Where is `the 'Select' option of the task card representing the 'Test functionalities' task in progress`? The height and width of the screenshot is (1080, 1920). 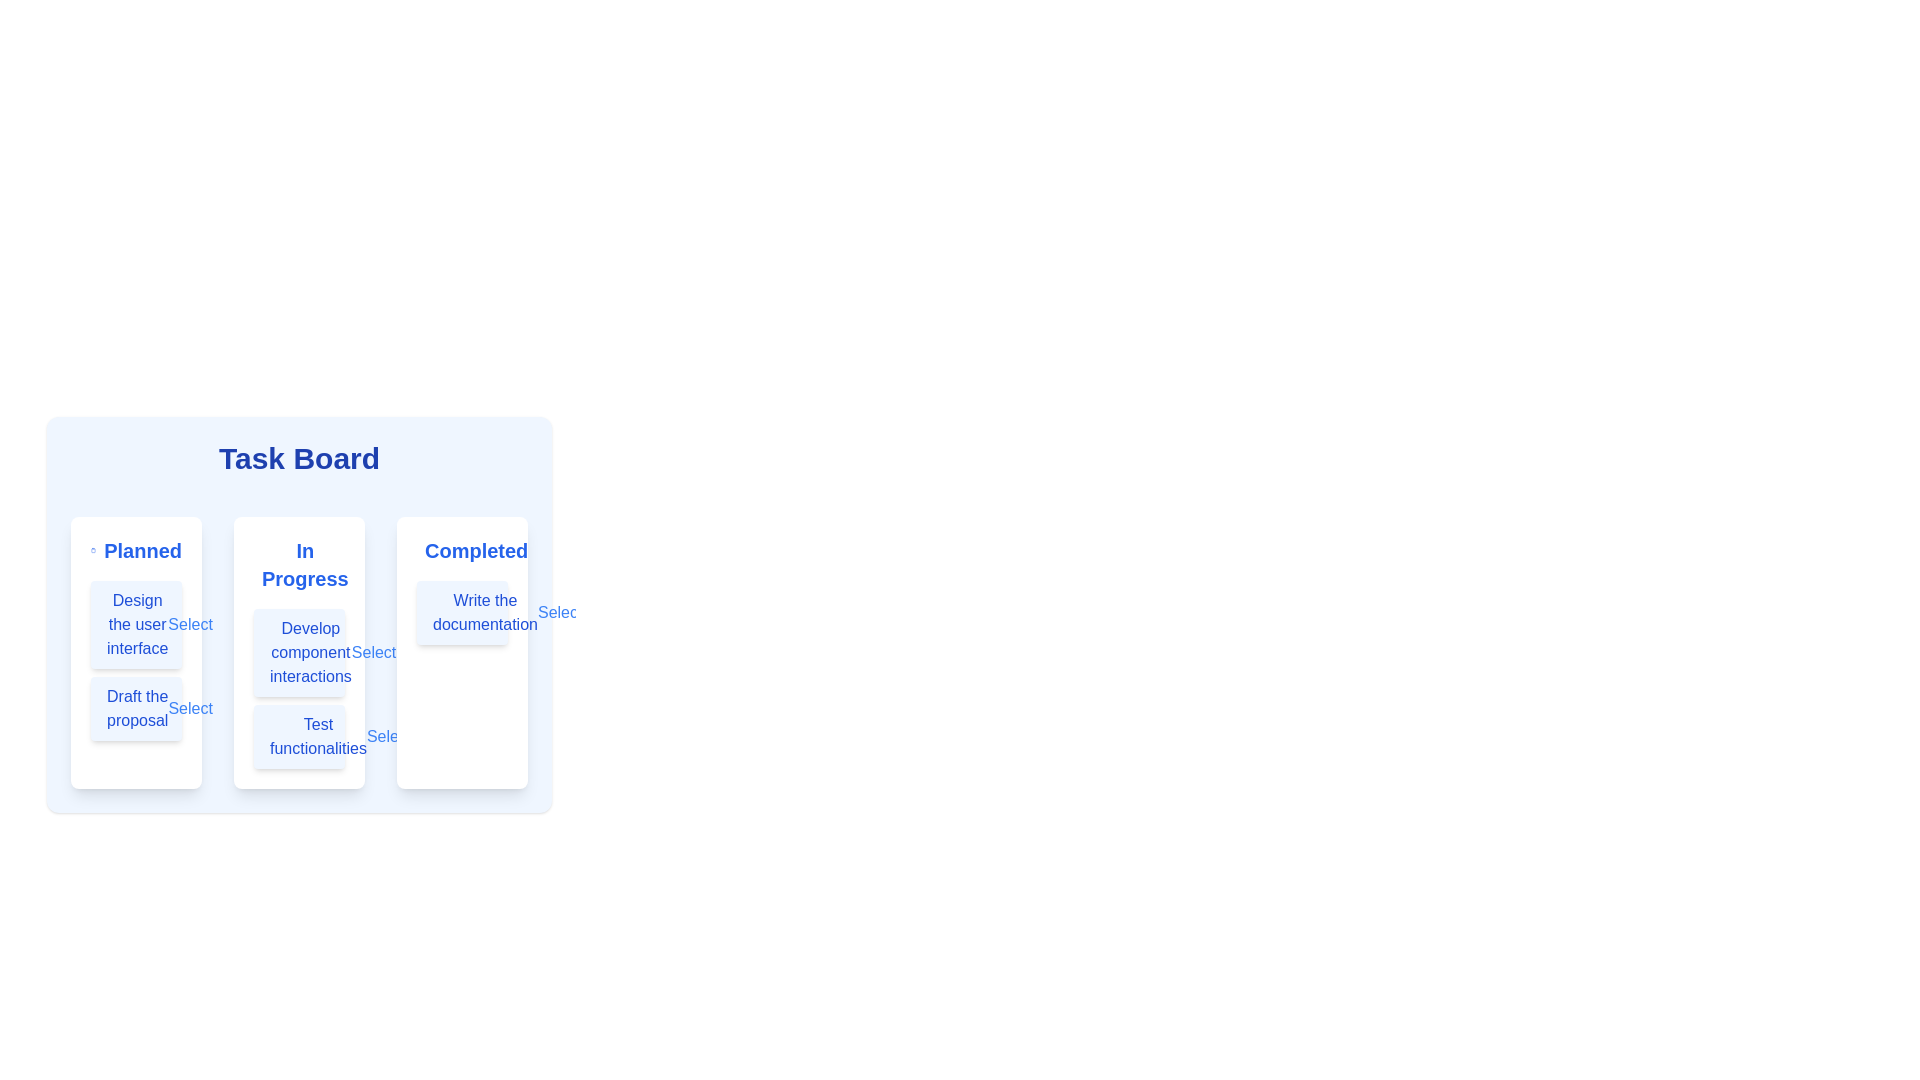 the 'Select' option of the task card representing the 'Test functionalities' task in progress is located at coordinates (298, 736).